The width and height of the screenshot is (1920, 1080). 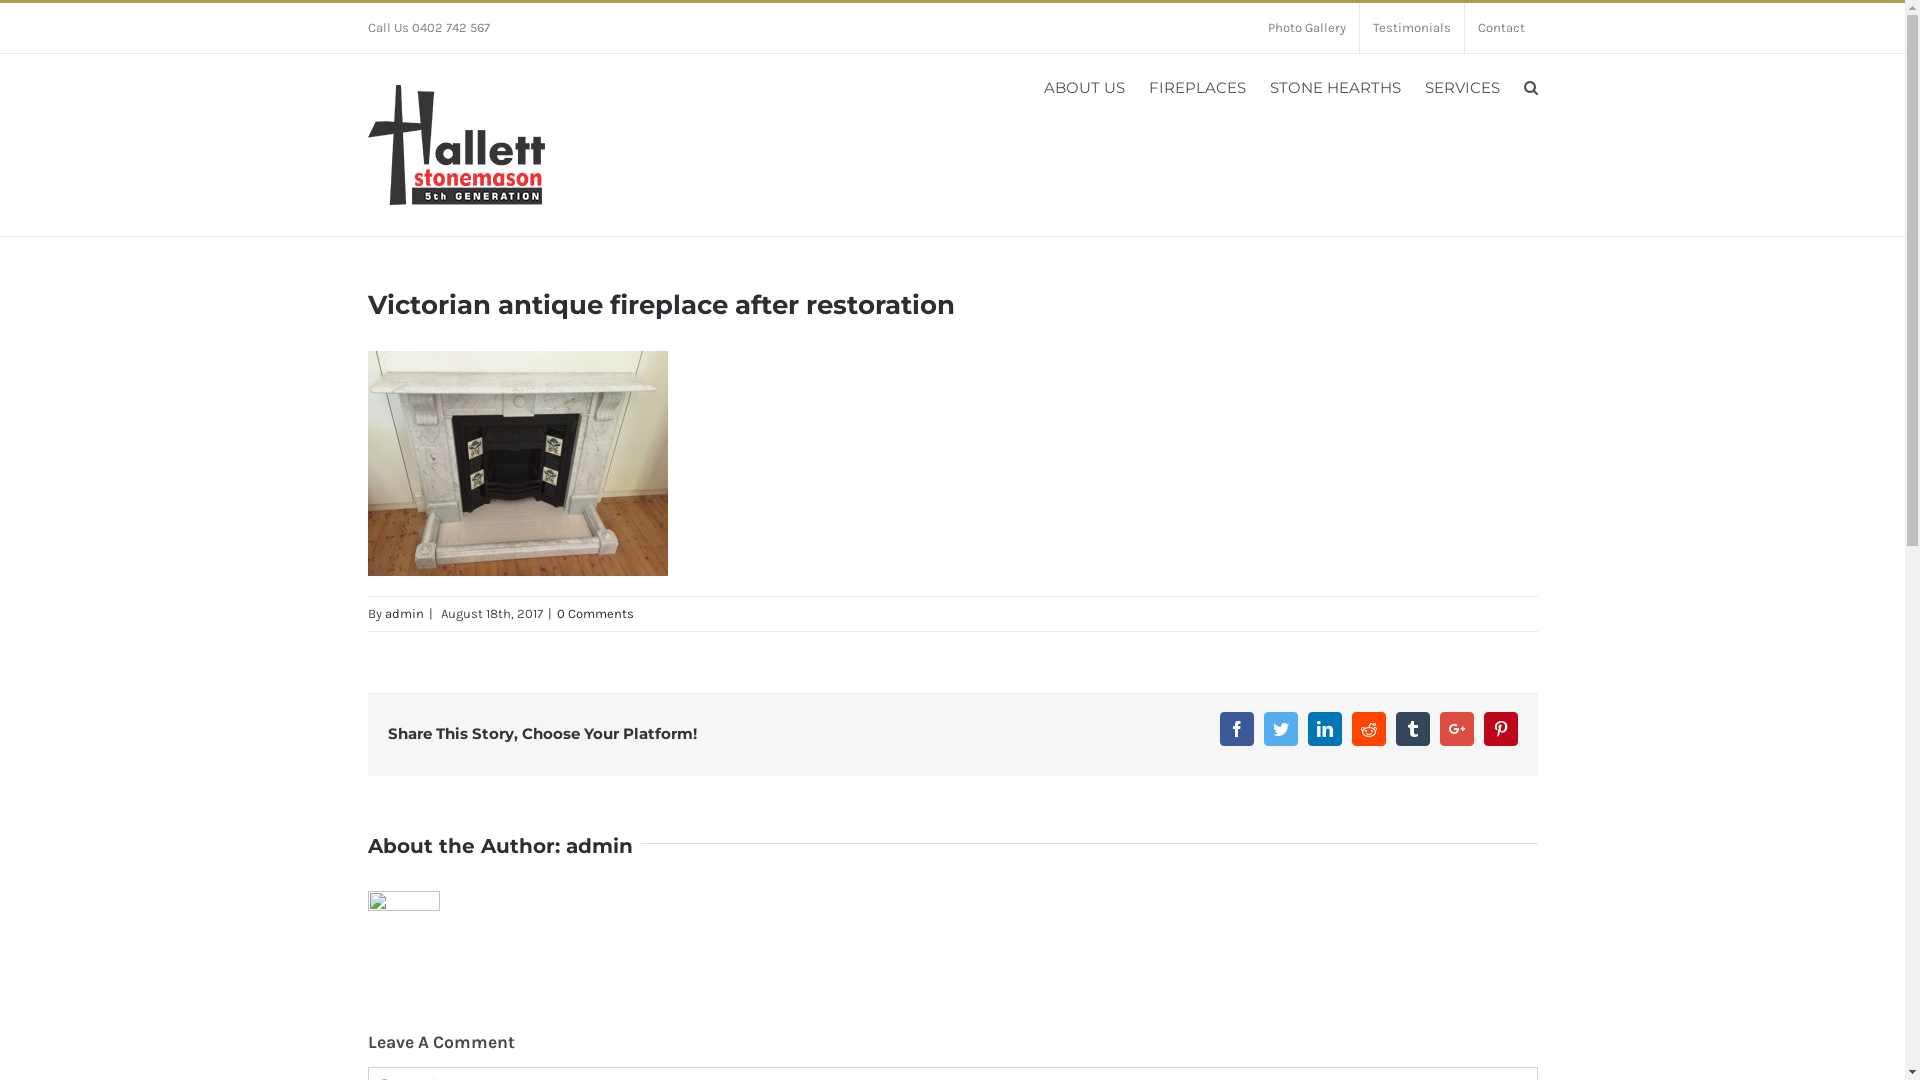 I want to click on 'Pinterest', so click(x=1501, y=729).